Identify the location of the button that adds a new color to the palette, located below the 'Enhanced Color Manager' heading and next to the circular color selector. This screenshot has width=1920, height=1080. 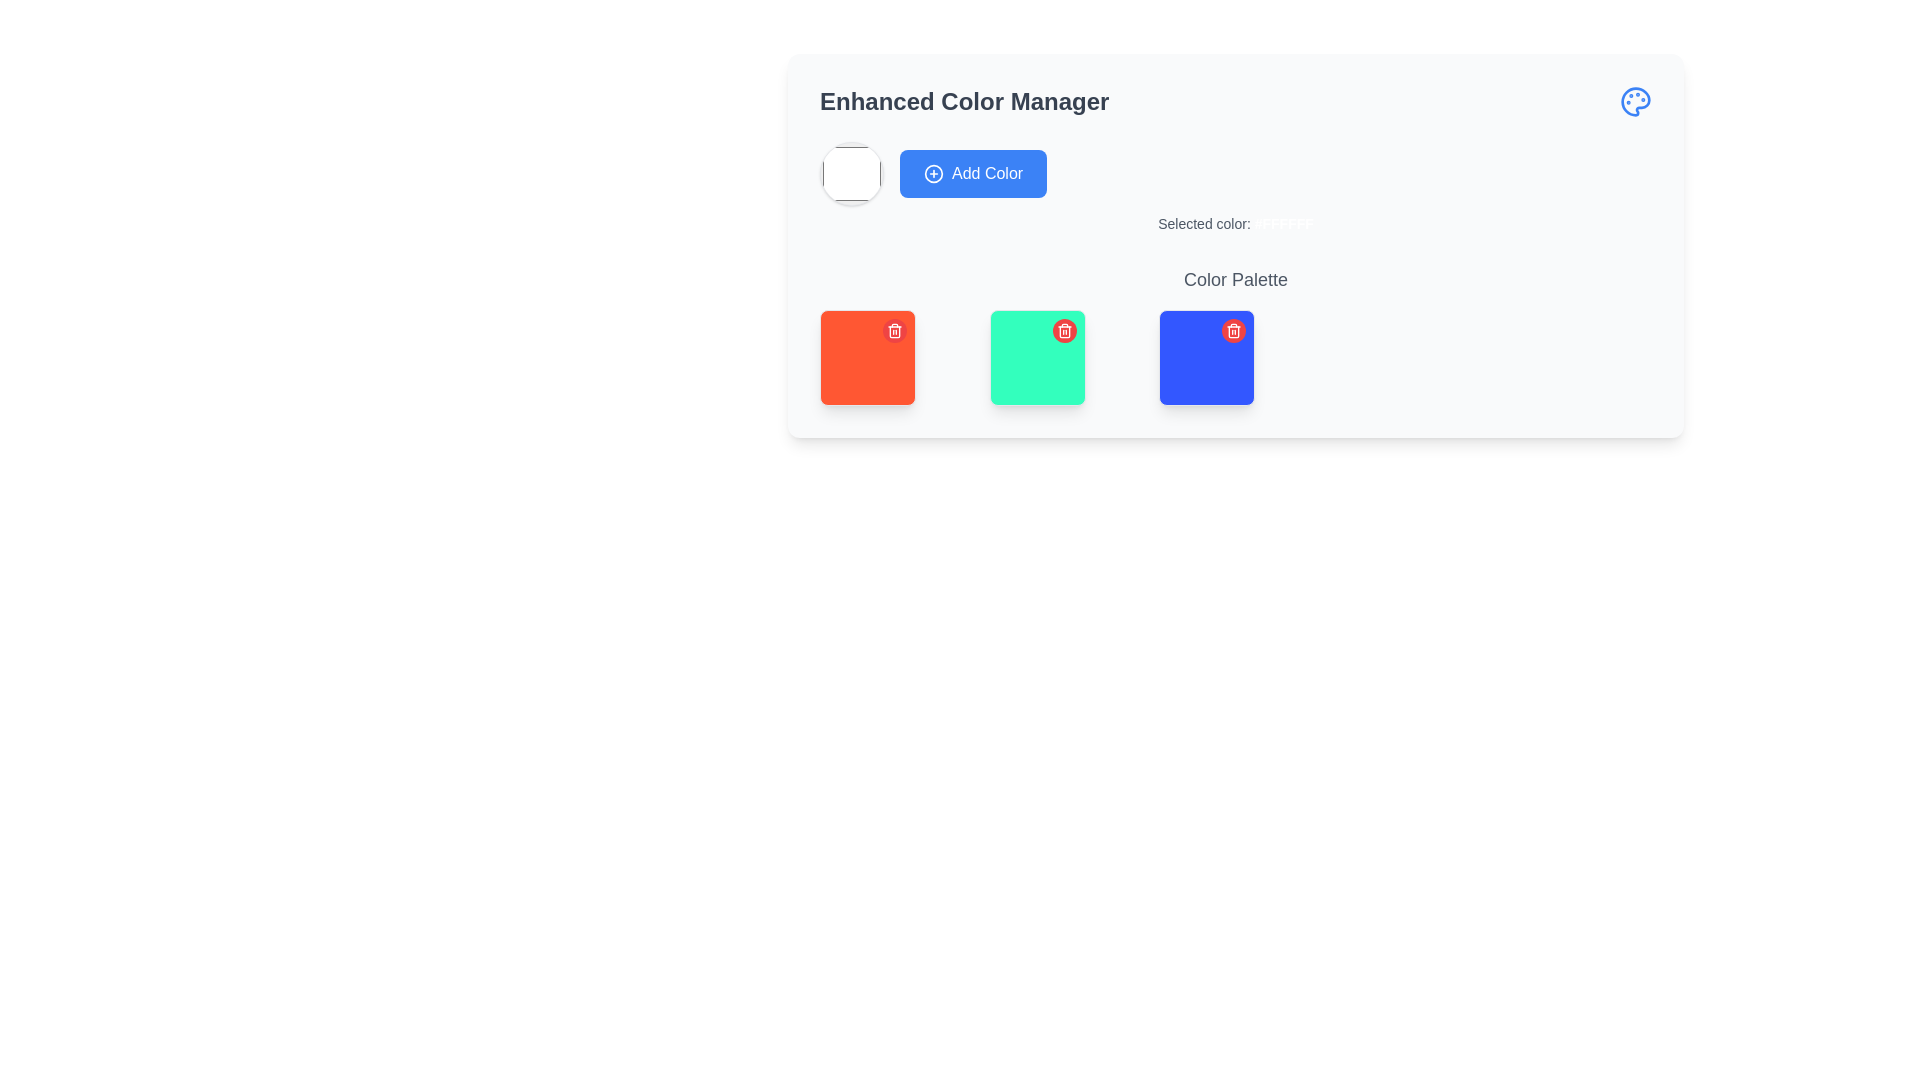
(973, 172).